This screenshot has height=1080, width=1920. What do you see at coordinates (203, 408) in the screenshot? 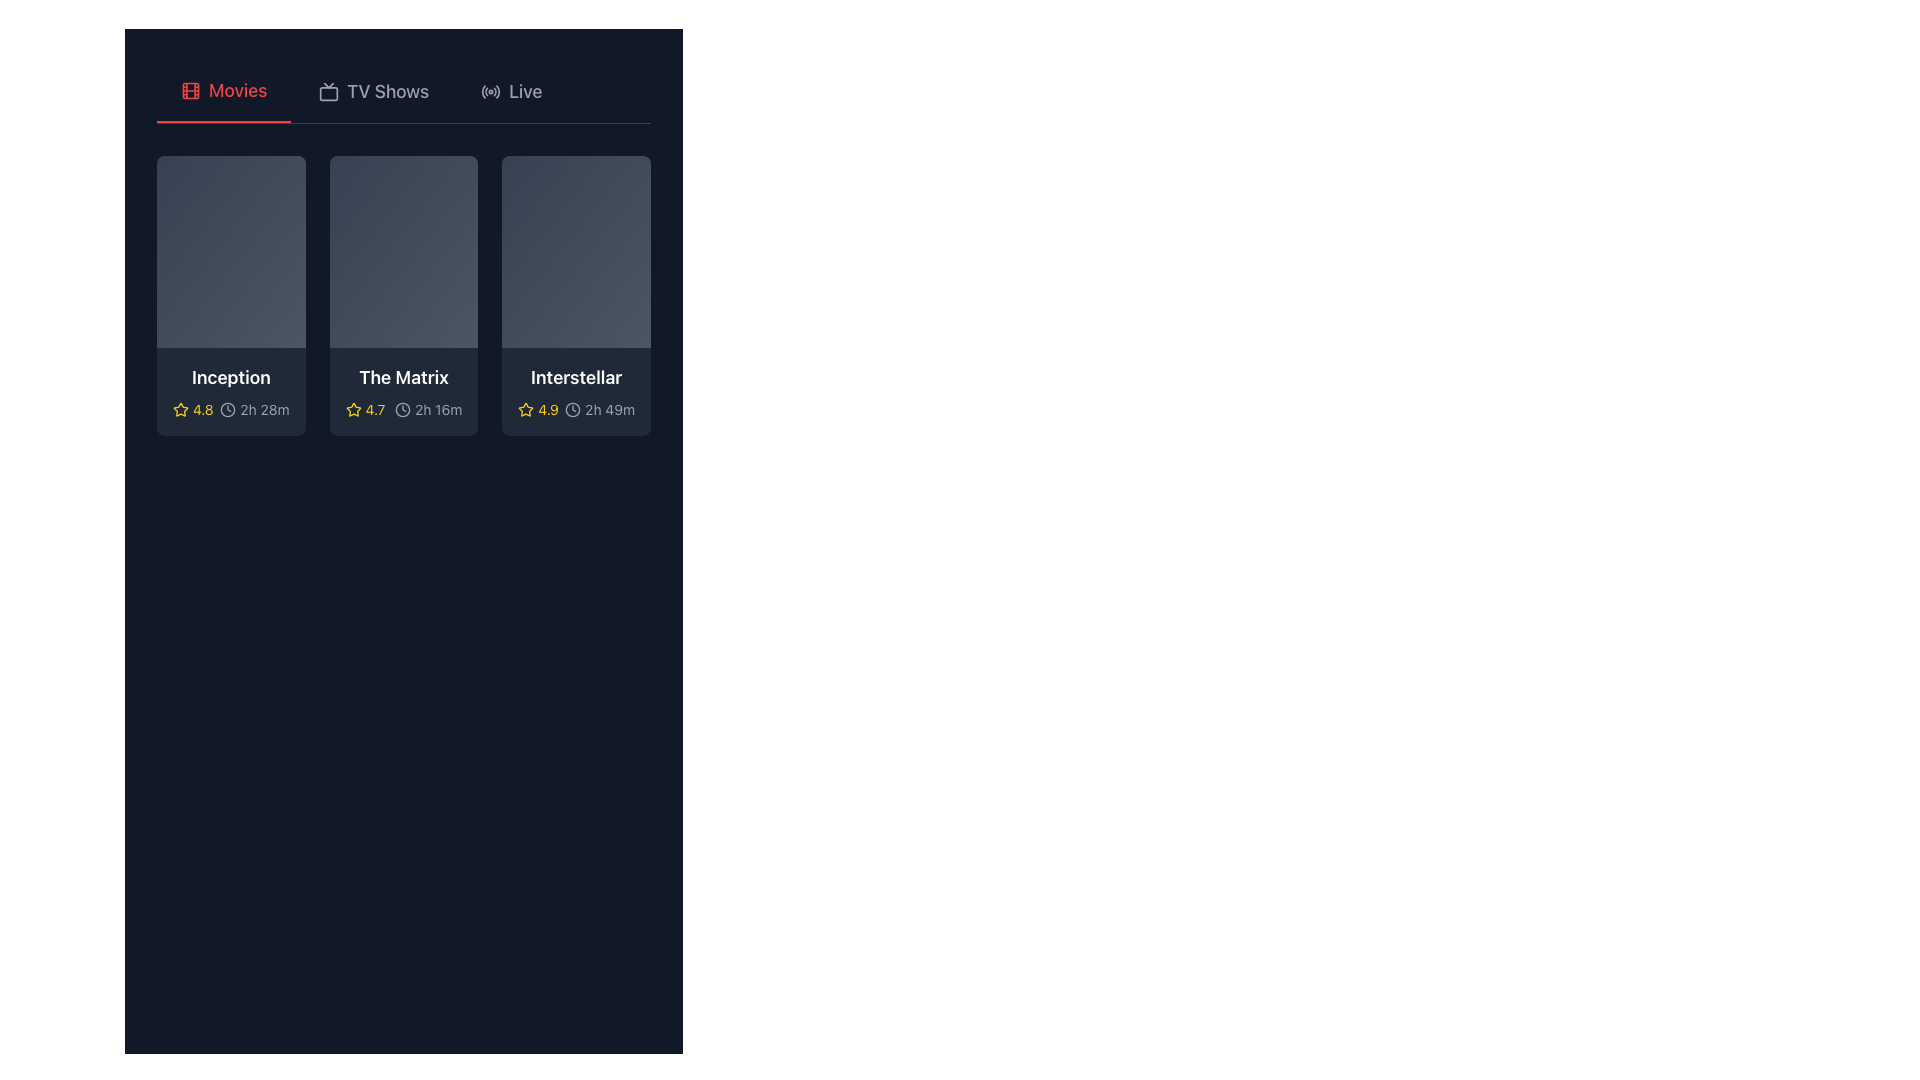
I see `the text label displaying the average rating score of the movie 'Inception', located to the right of the star-shaped icon in the Movies section` at bounding box center [203, 408].